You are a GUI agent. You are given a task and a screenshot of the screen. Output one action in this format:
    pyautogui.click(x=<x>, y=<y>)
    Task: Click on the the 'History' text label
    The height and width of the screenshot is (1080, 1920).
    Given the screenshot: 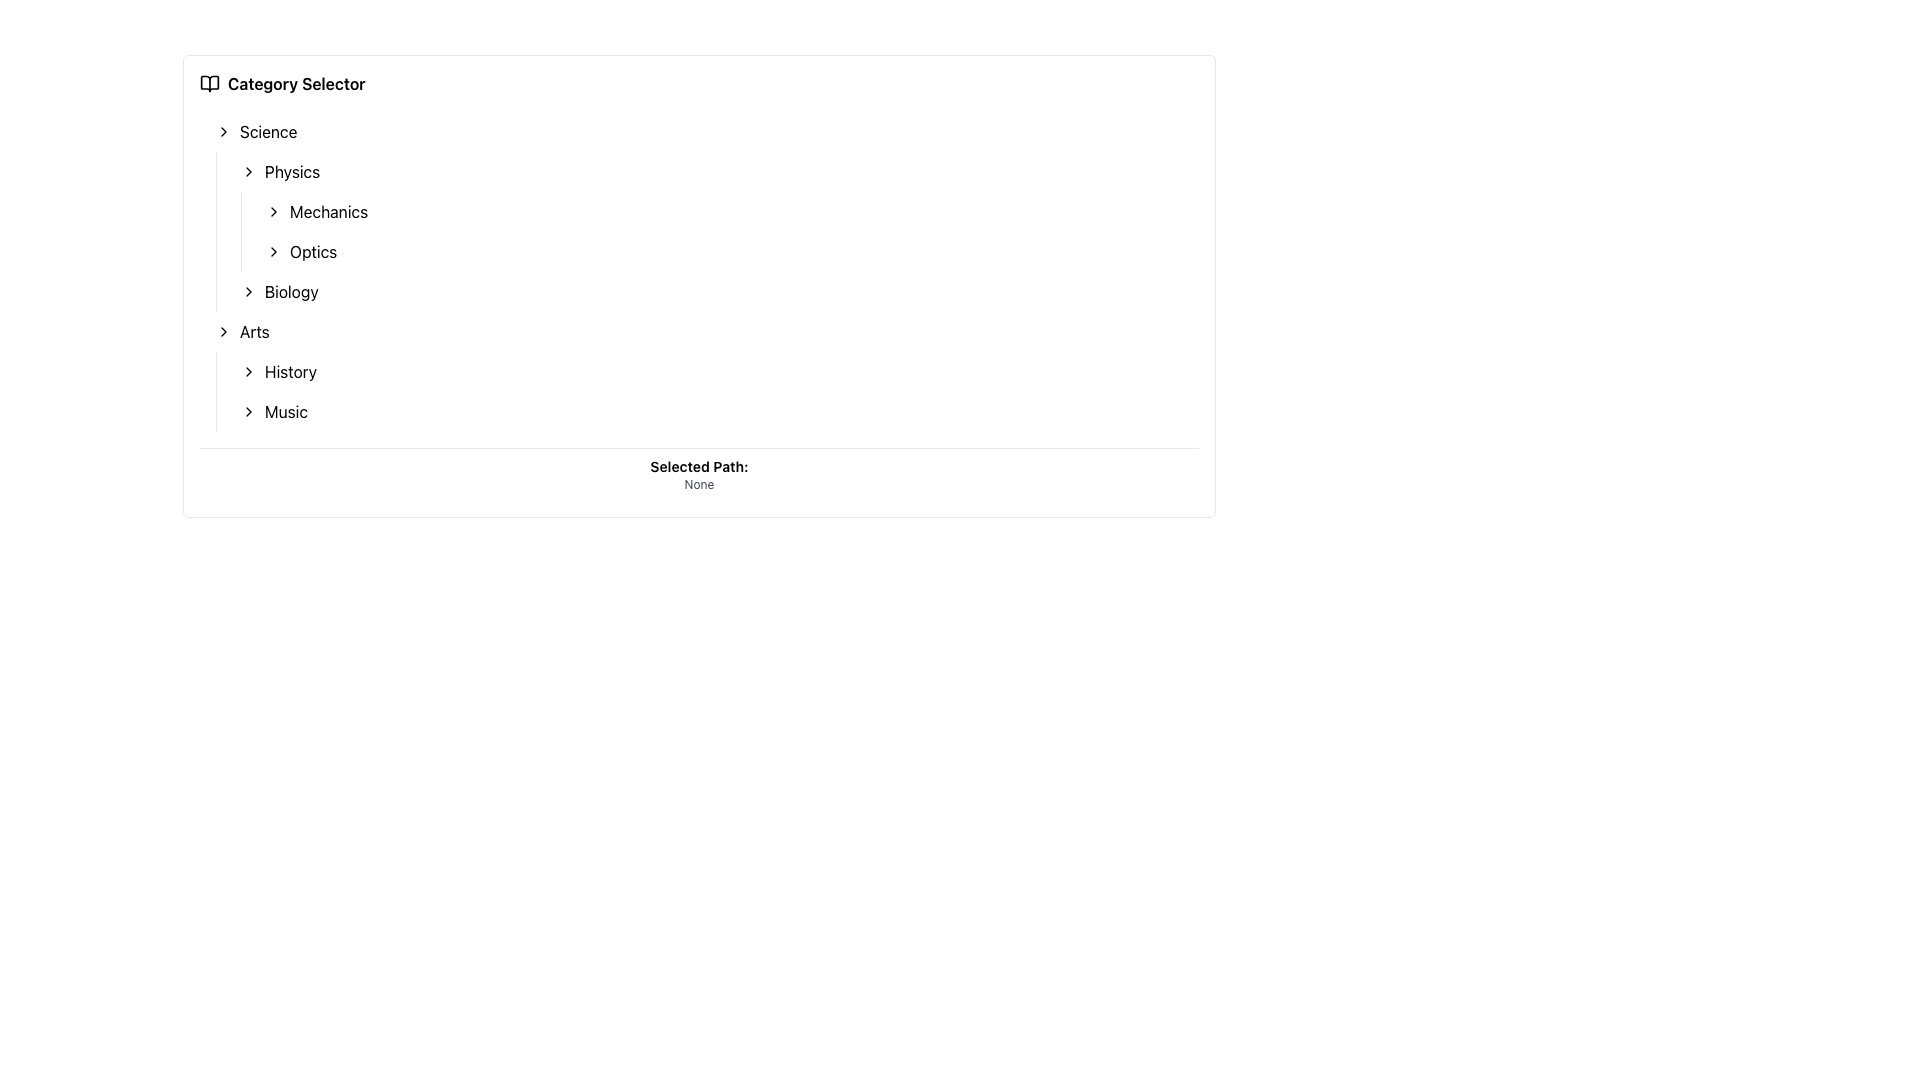 What is the action you would take?
    pyautogui.click(x=290, y=371)
    